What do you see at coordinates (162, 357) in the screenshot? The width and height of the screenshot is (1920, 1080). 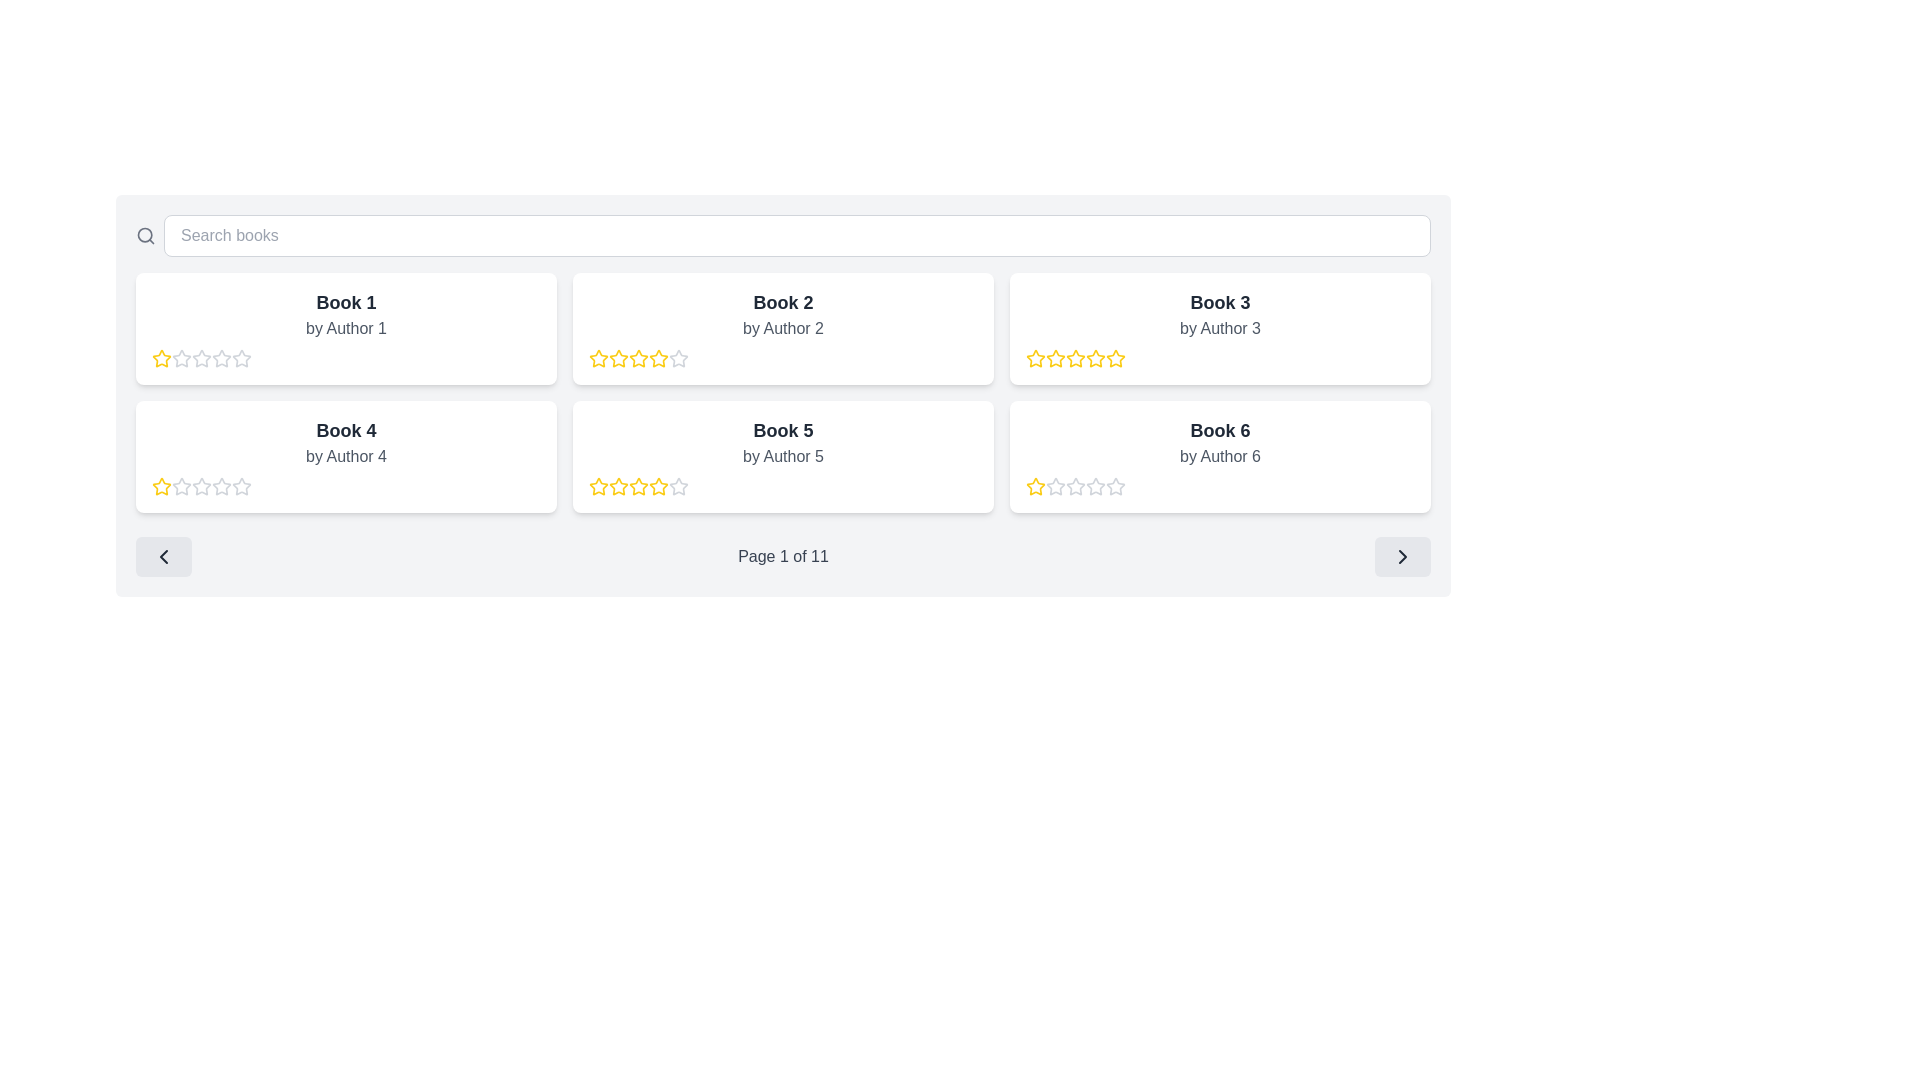 I see `the first star icon with a yellow outline and a white interior to rate 'Book 1.'` at bounding box center [162, 357].